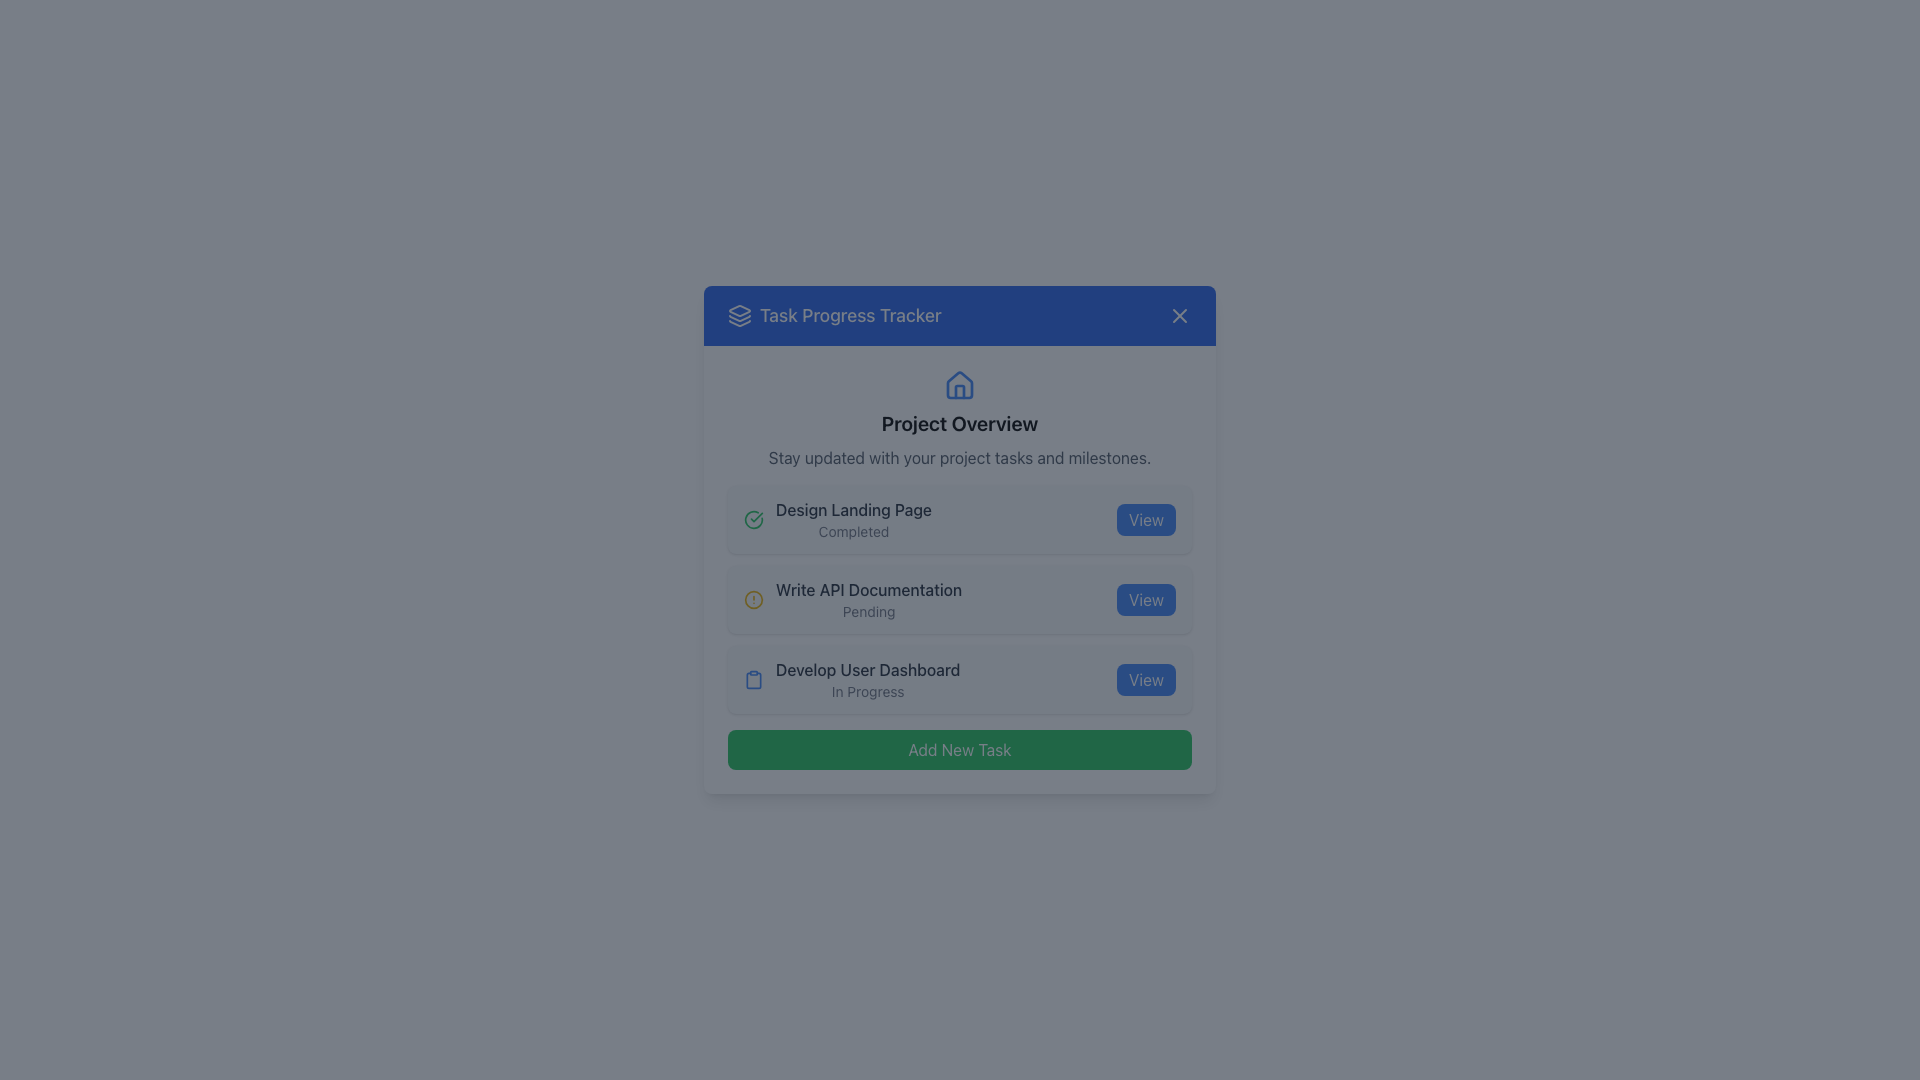 Image resolution: width=1920 pixels, height=1080 pixels. What do you see at coordinates (1180, 315) in the screenshot?
I see `the close button in the top-right corner of the 'Task Progress Tracker' header` at bounding box center [1180, 315].